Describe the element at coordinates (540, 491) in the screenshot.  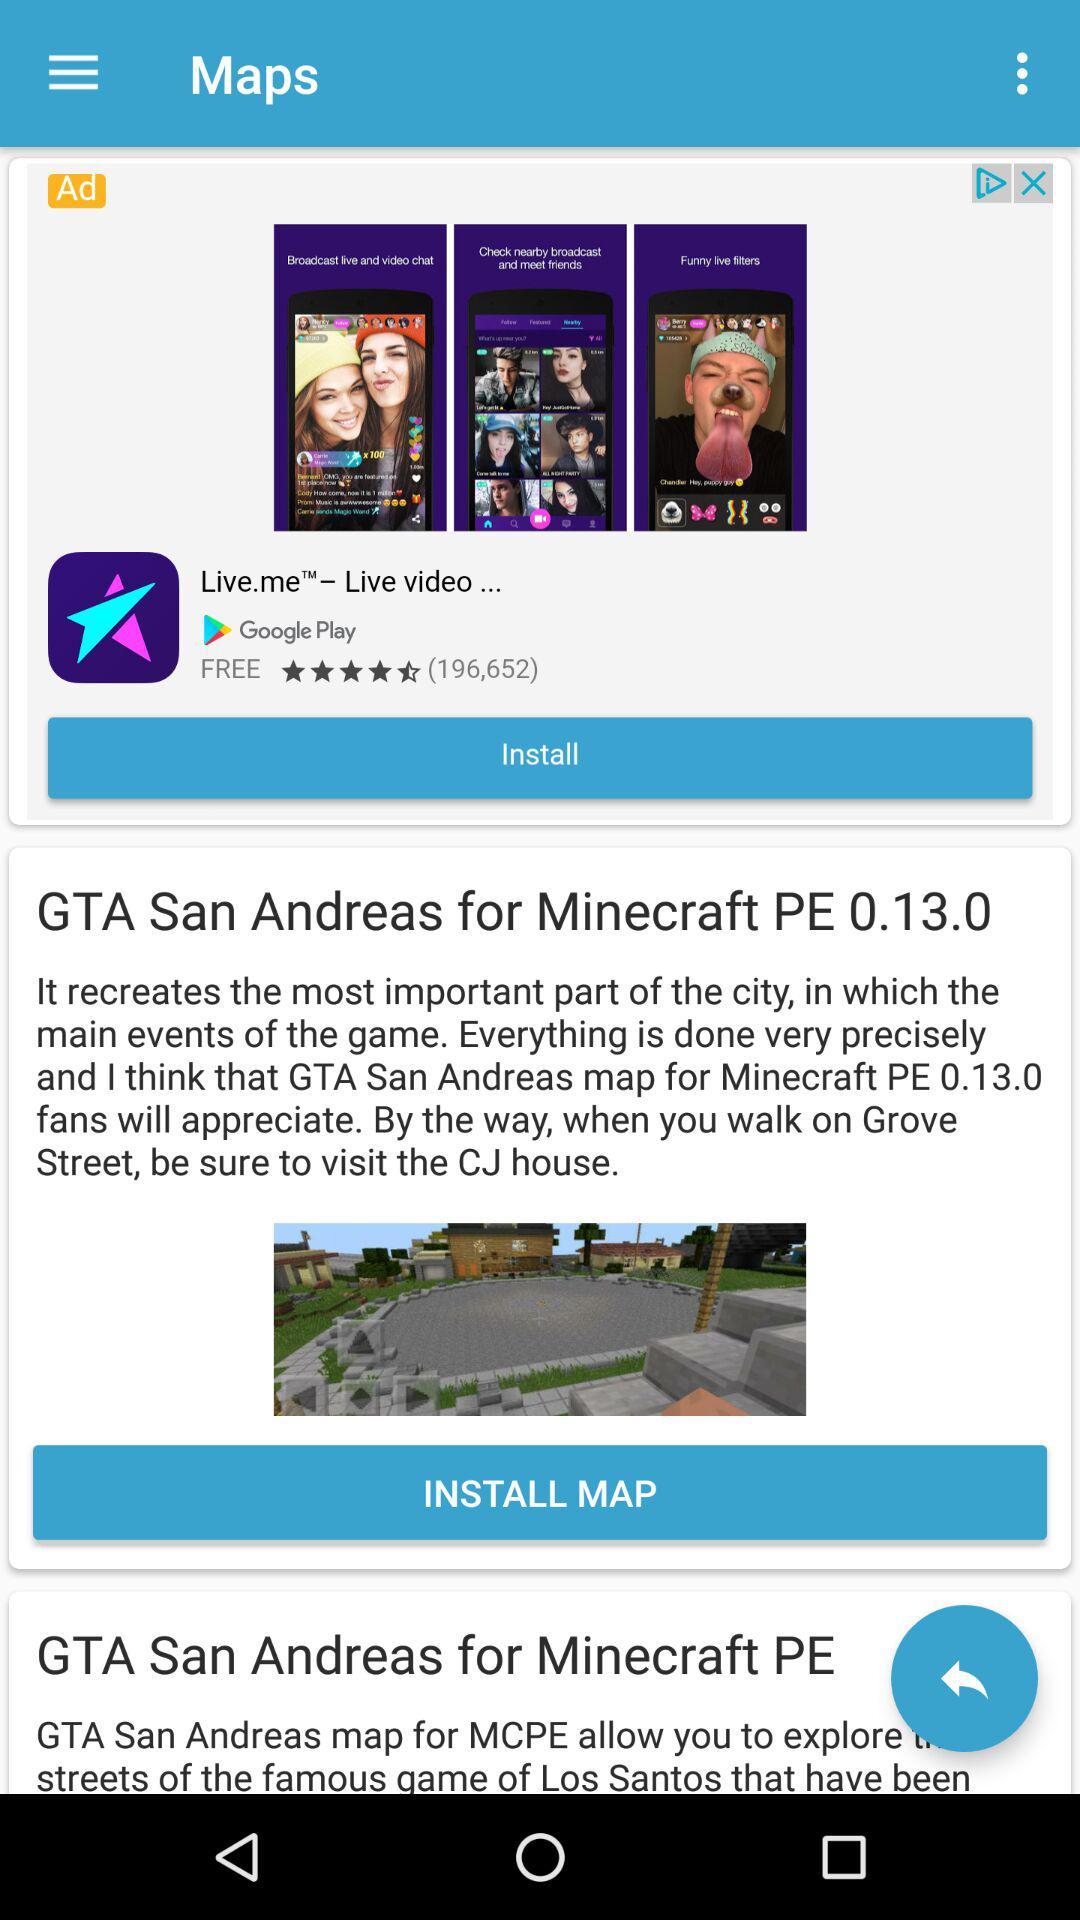
I see `click on advertisement to install` at that location.